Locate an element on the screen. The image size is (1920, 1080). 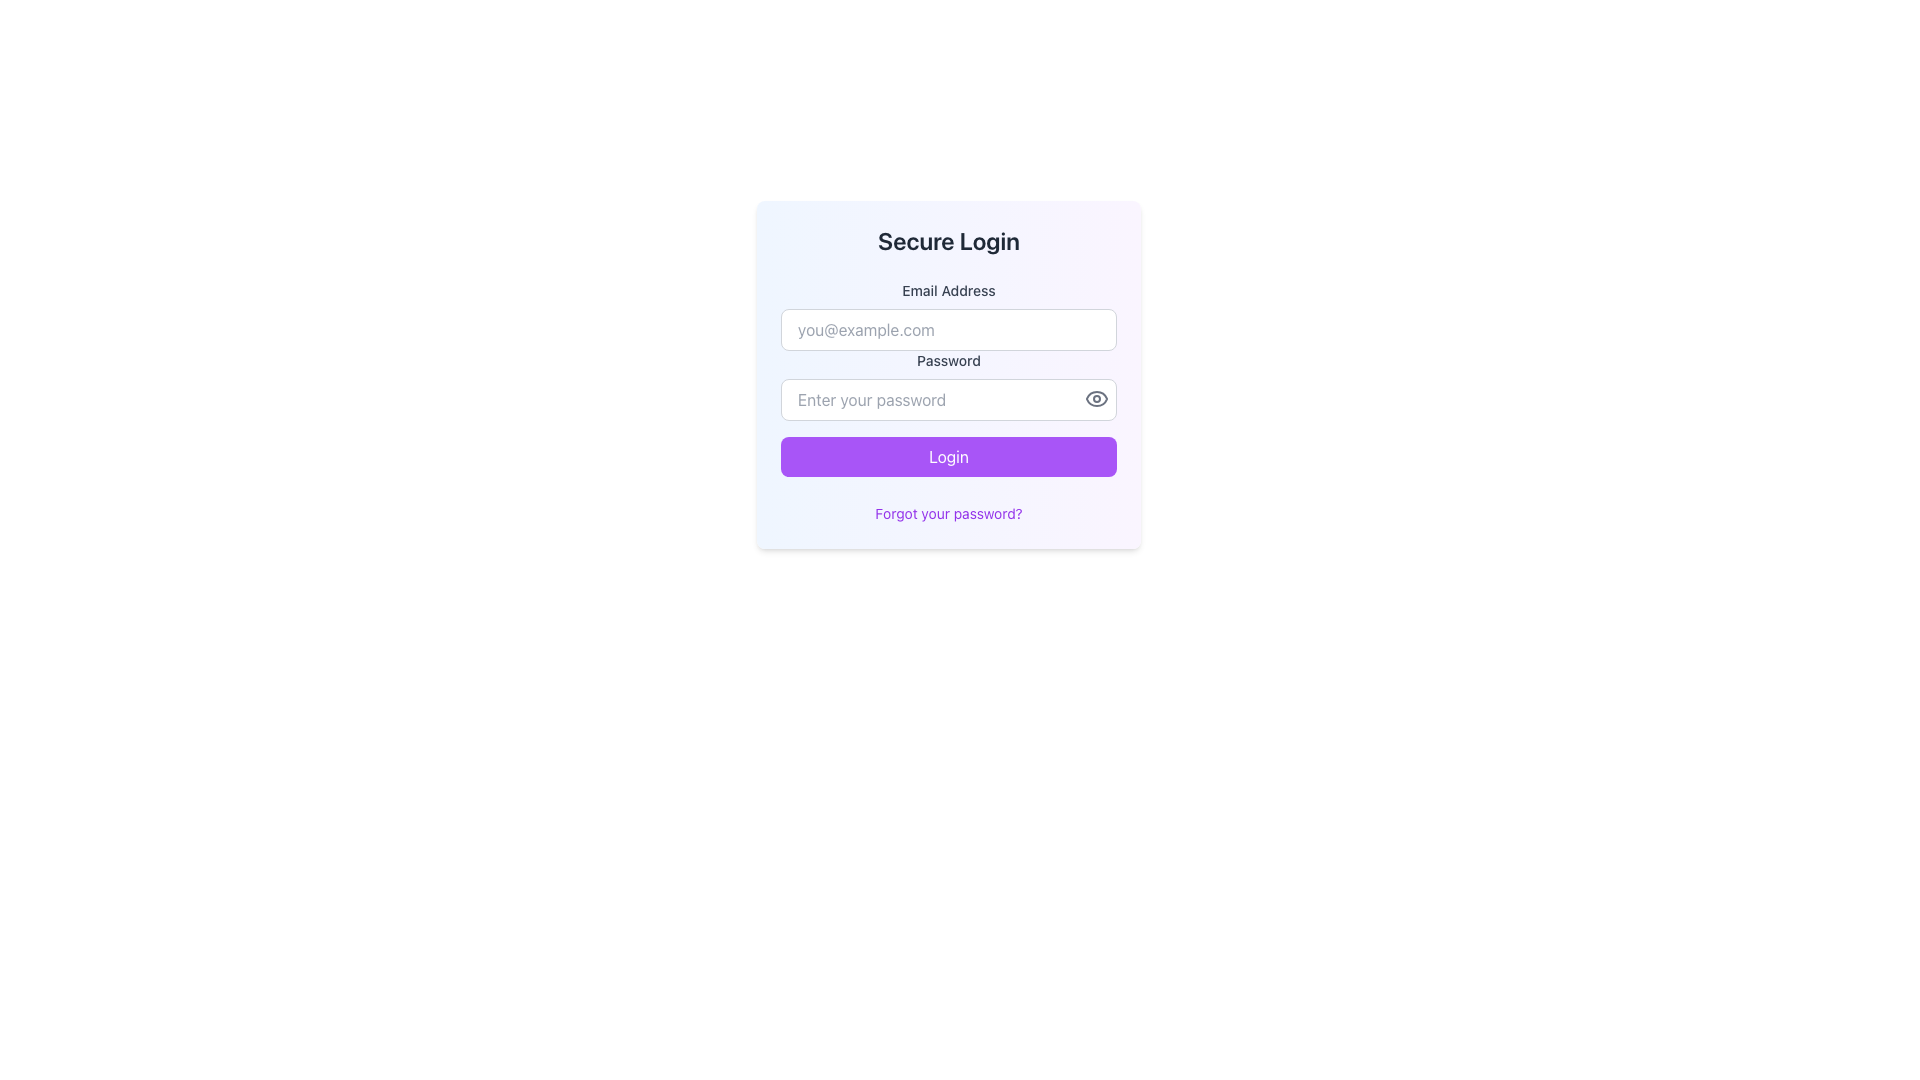
the login button located below the 'Password' input field and above the 'Forgot your password?' text link is located at coordinates (948, 456).